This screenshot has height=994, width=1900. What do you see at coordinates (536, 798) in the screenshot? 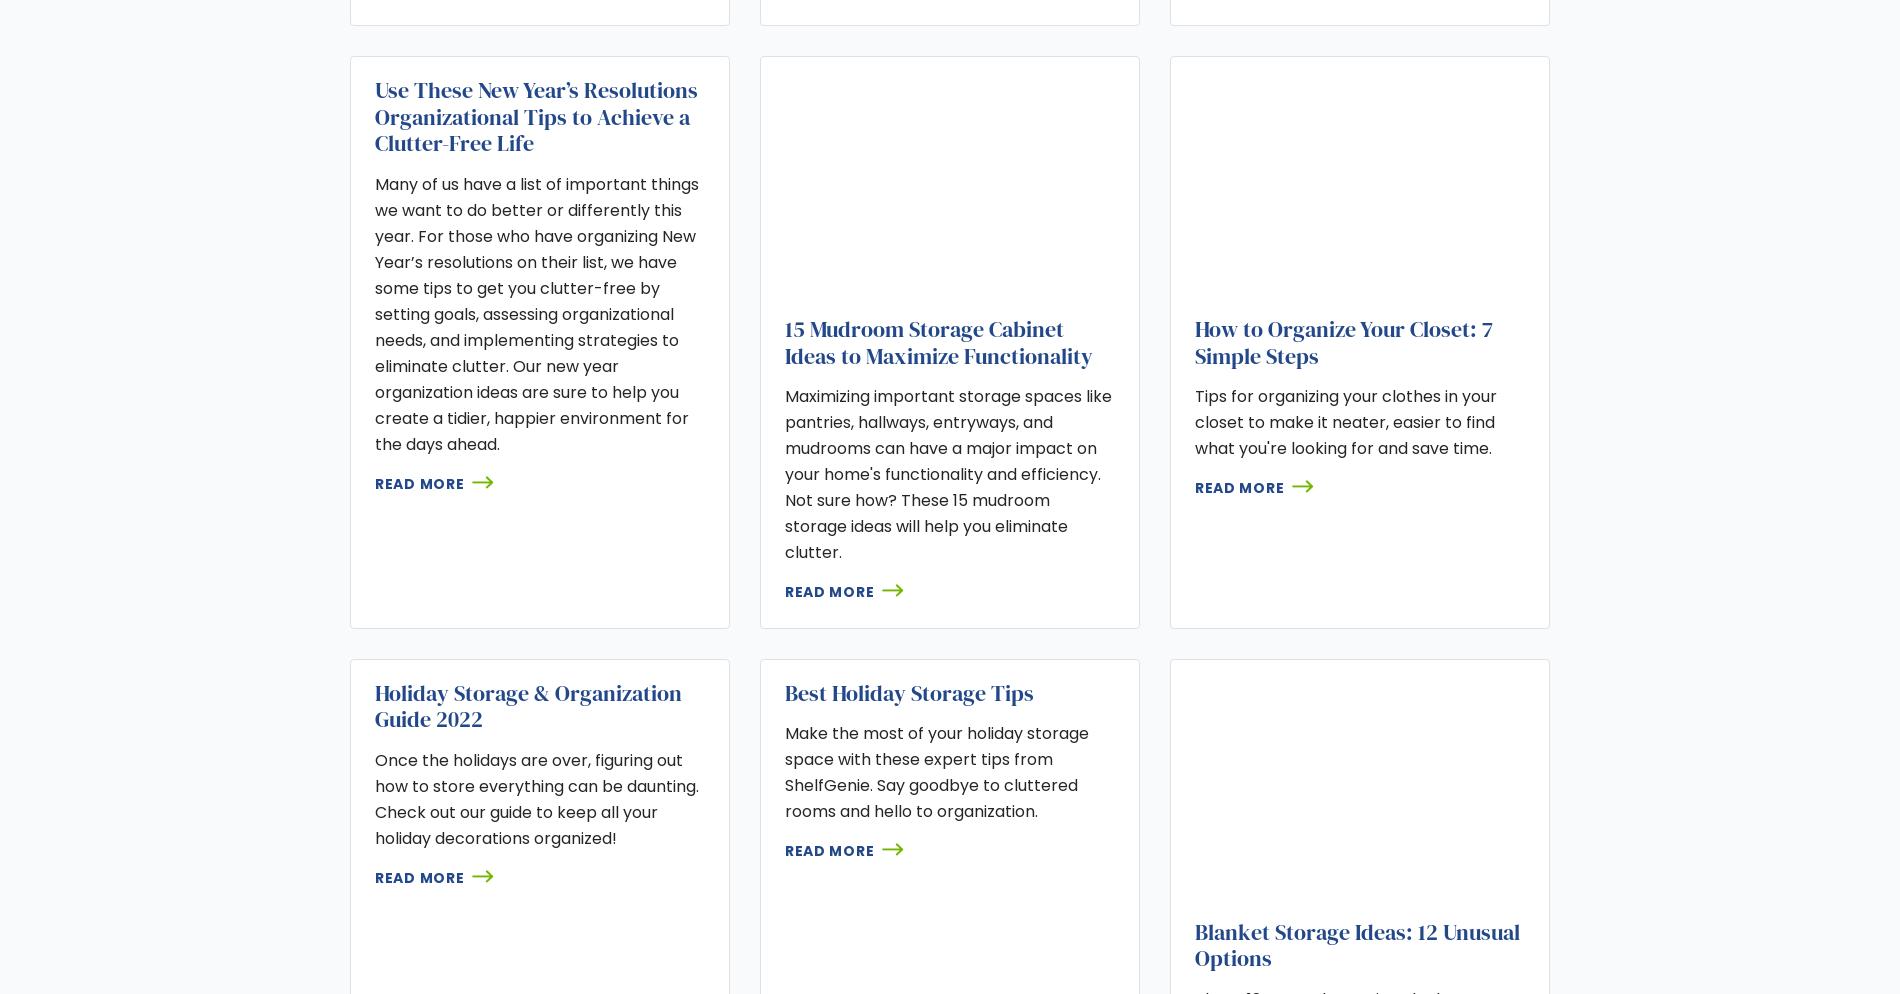
I see `'Once the holidays are over, figuring out how to store everything can be daunting. Check out our guide to keep all your holiday decorations organized!'` at bounding box center [536, 798].